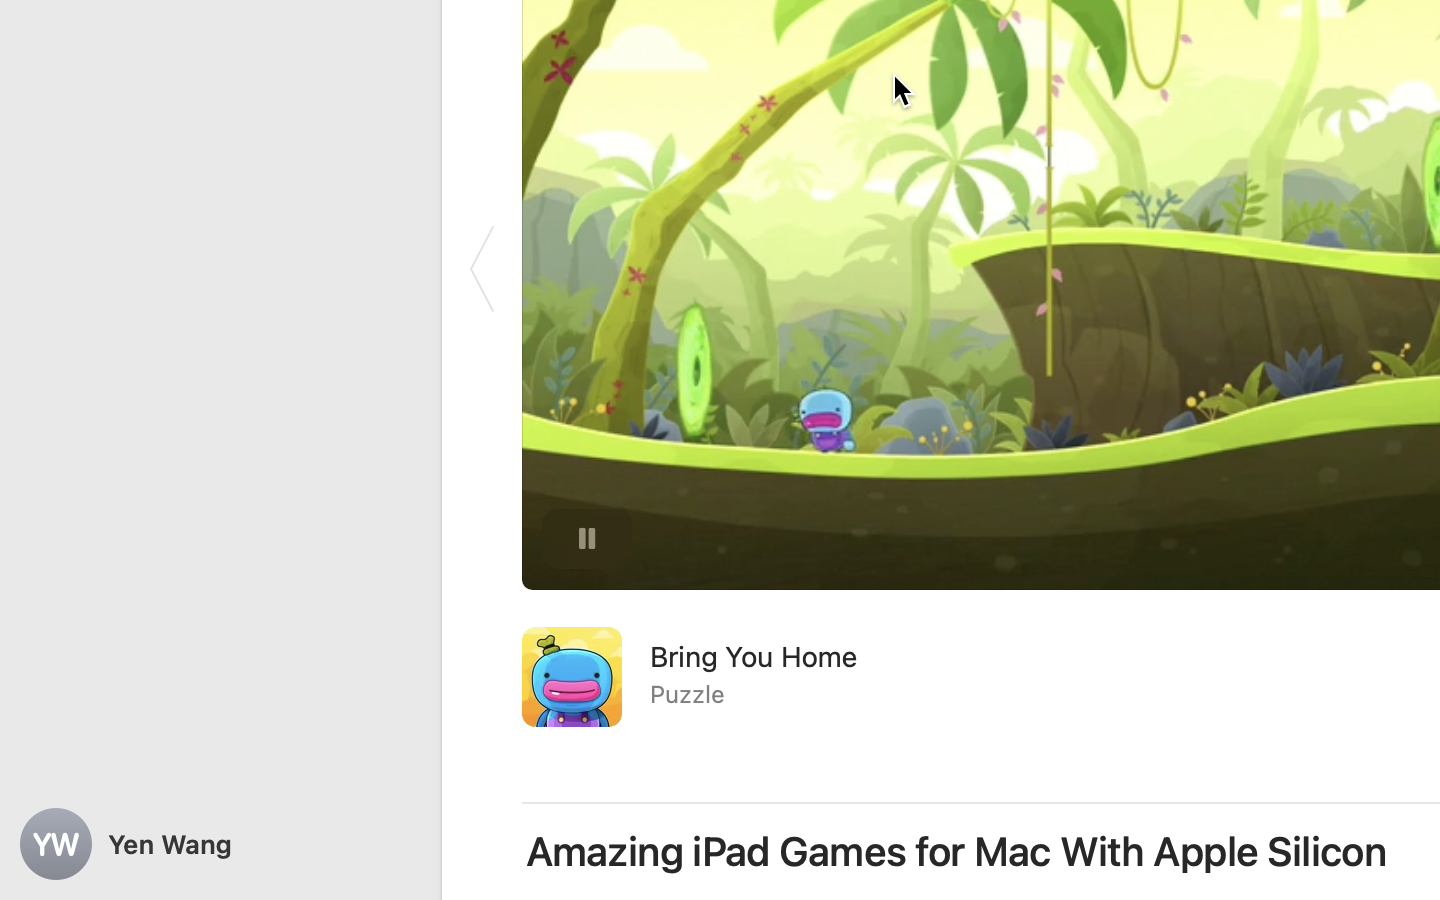  I want to click on 'Amazing iPad Games for Mac With Apple Silicon', so click(957, 852).